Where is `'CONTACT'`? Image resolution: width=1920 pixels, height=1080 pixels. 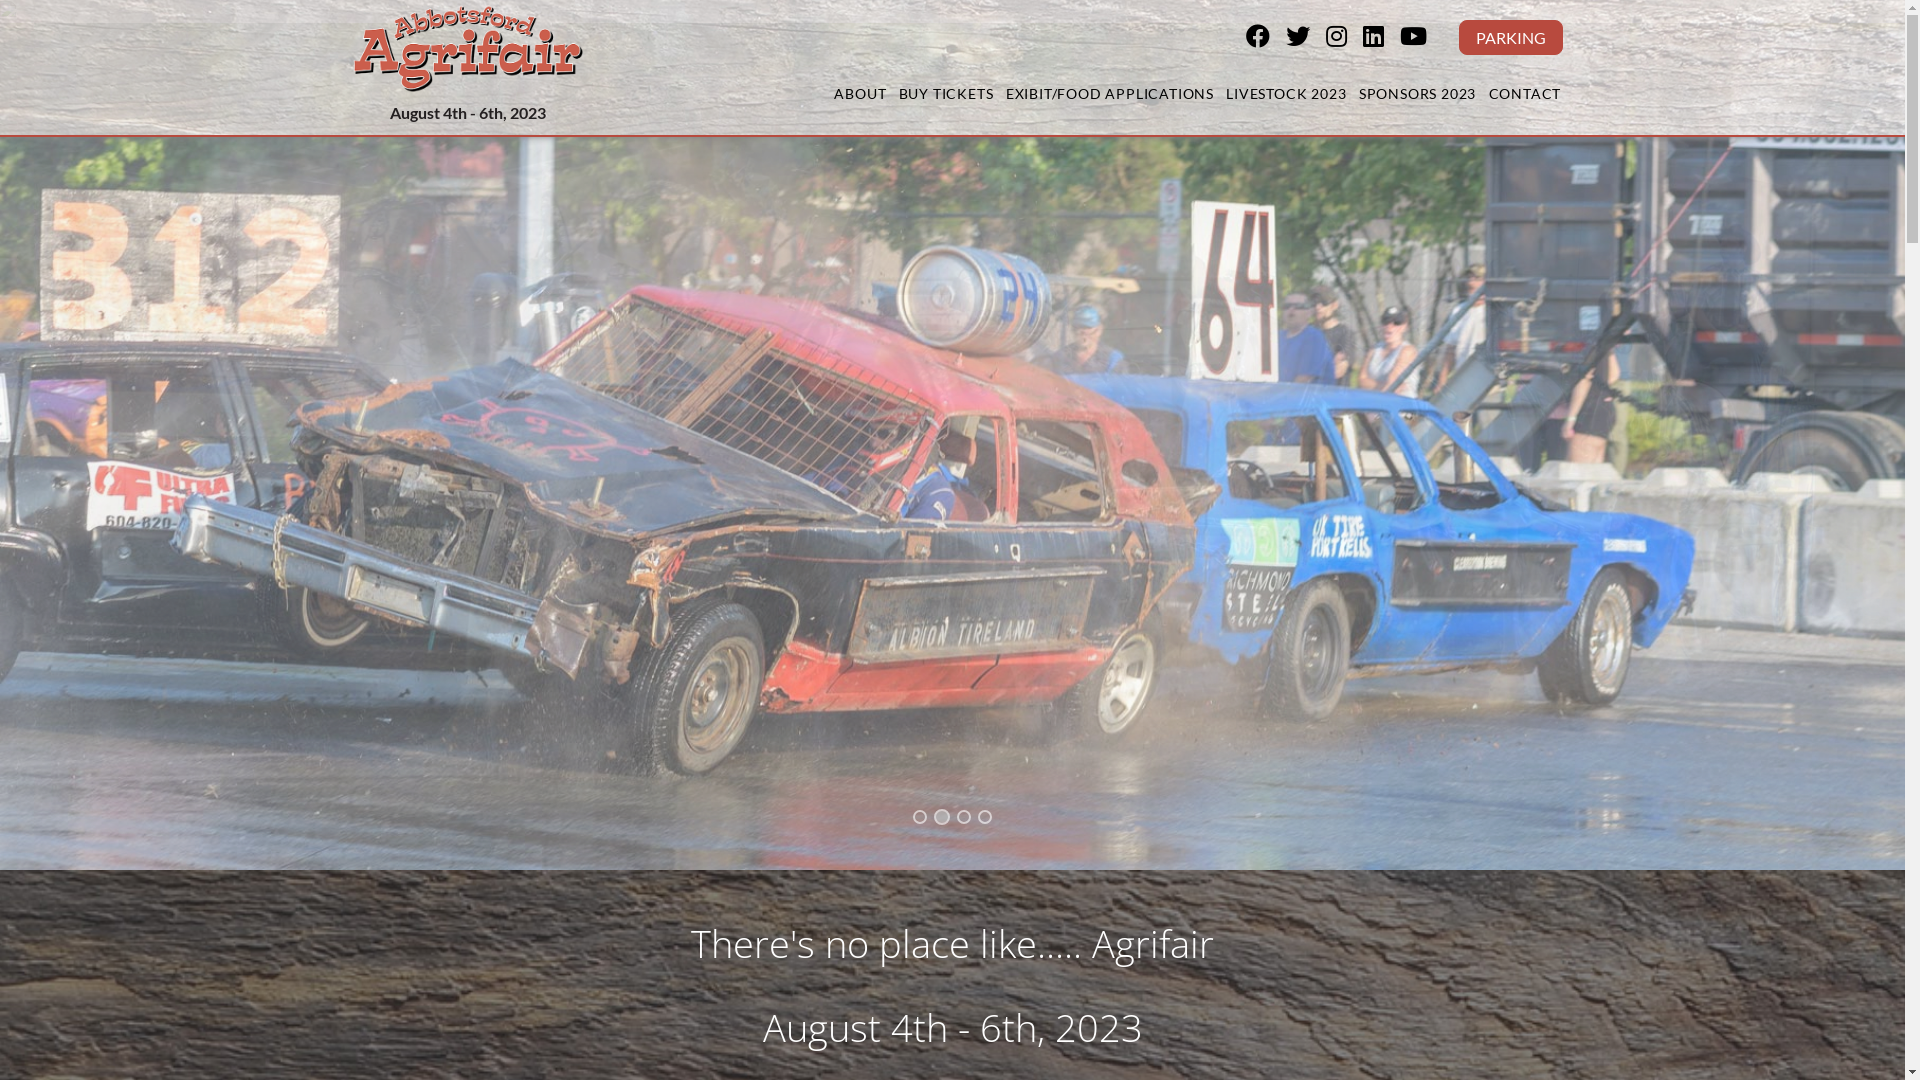
'CONTACT' is located at coordinates (1523, 95).